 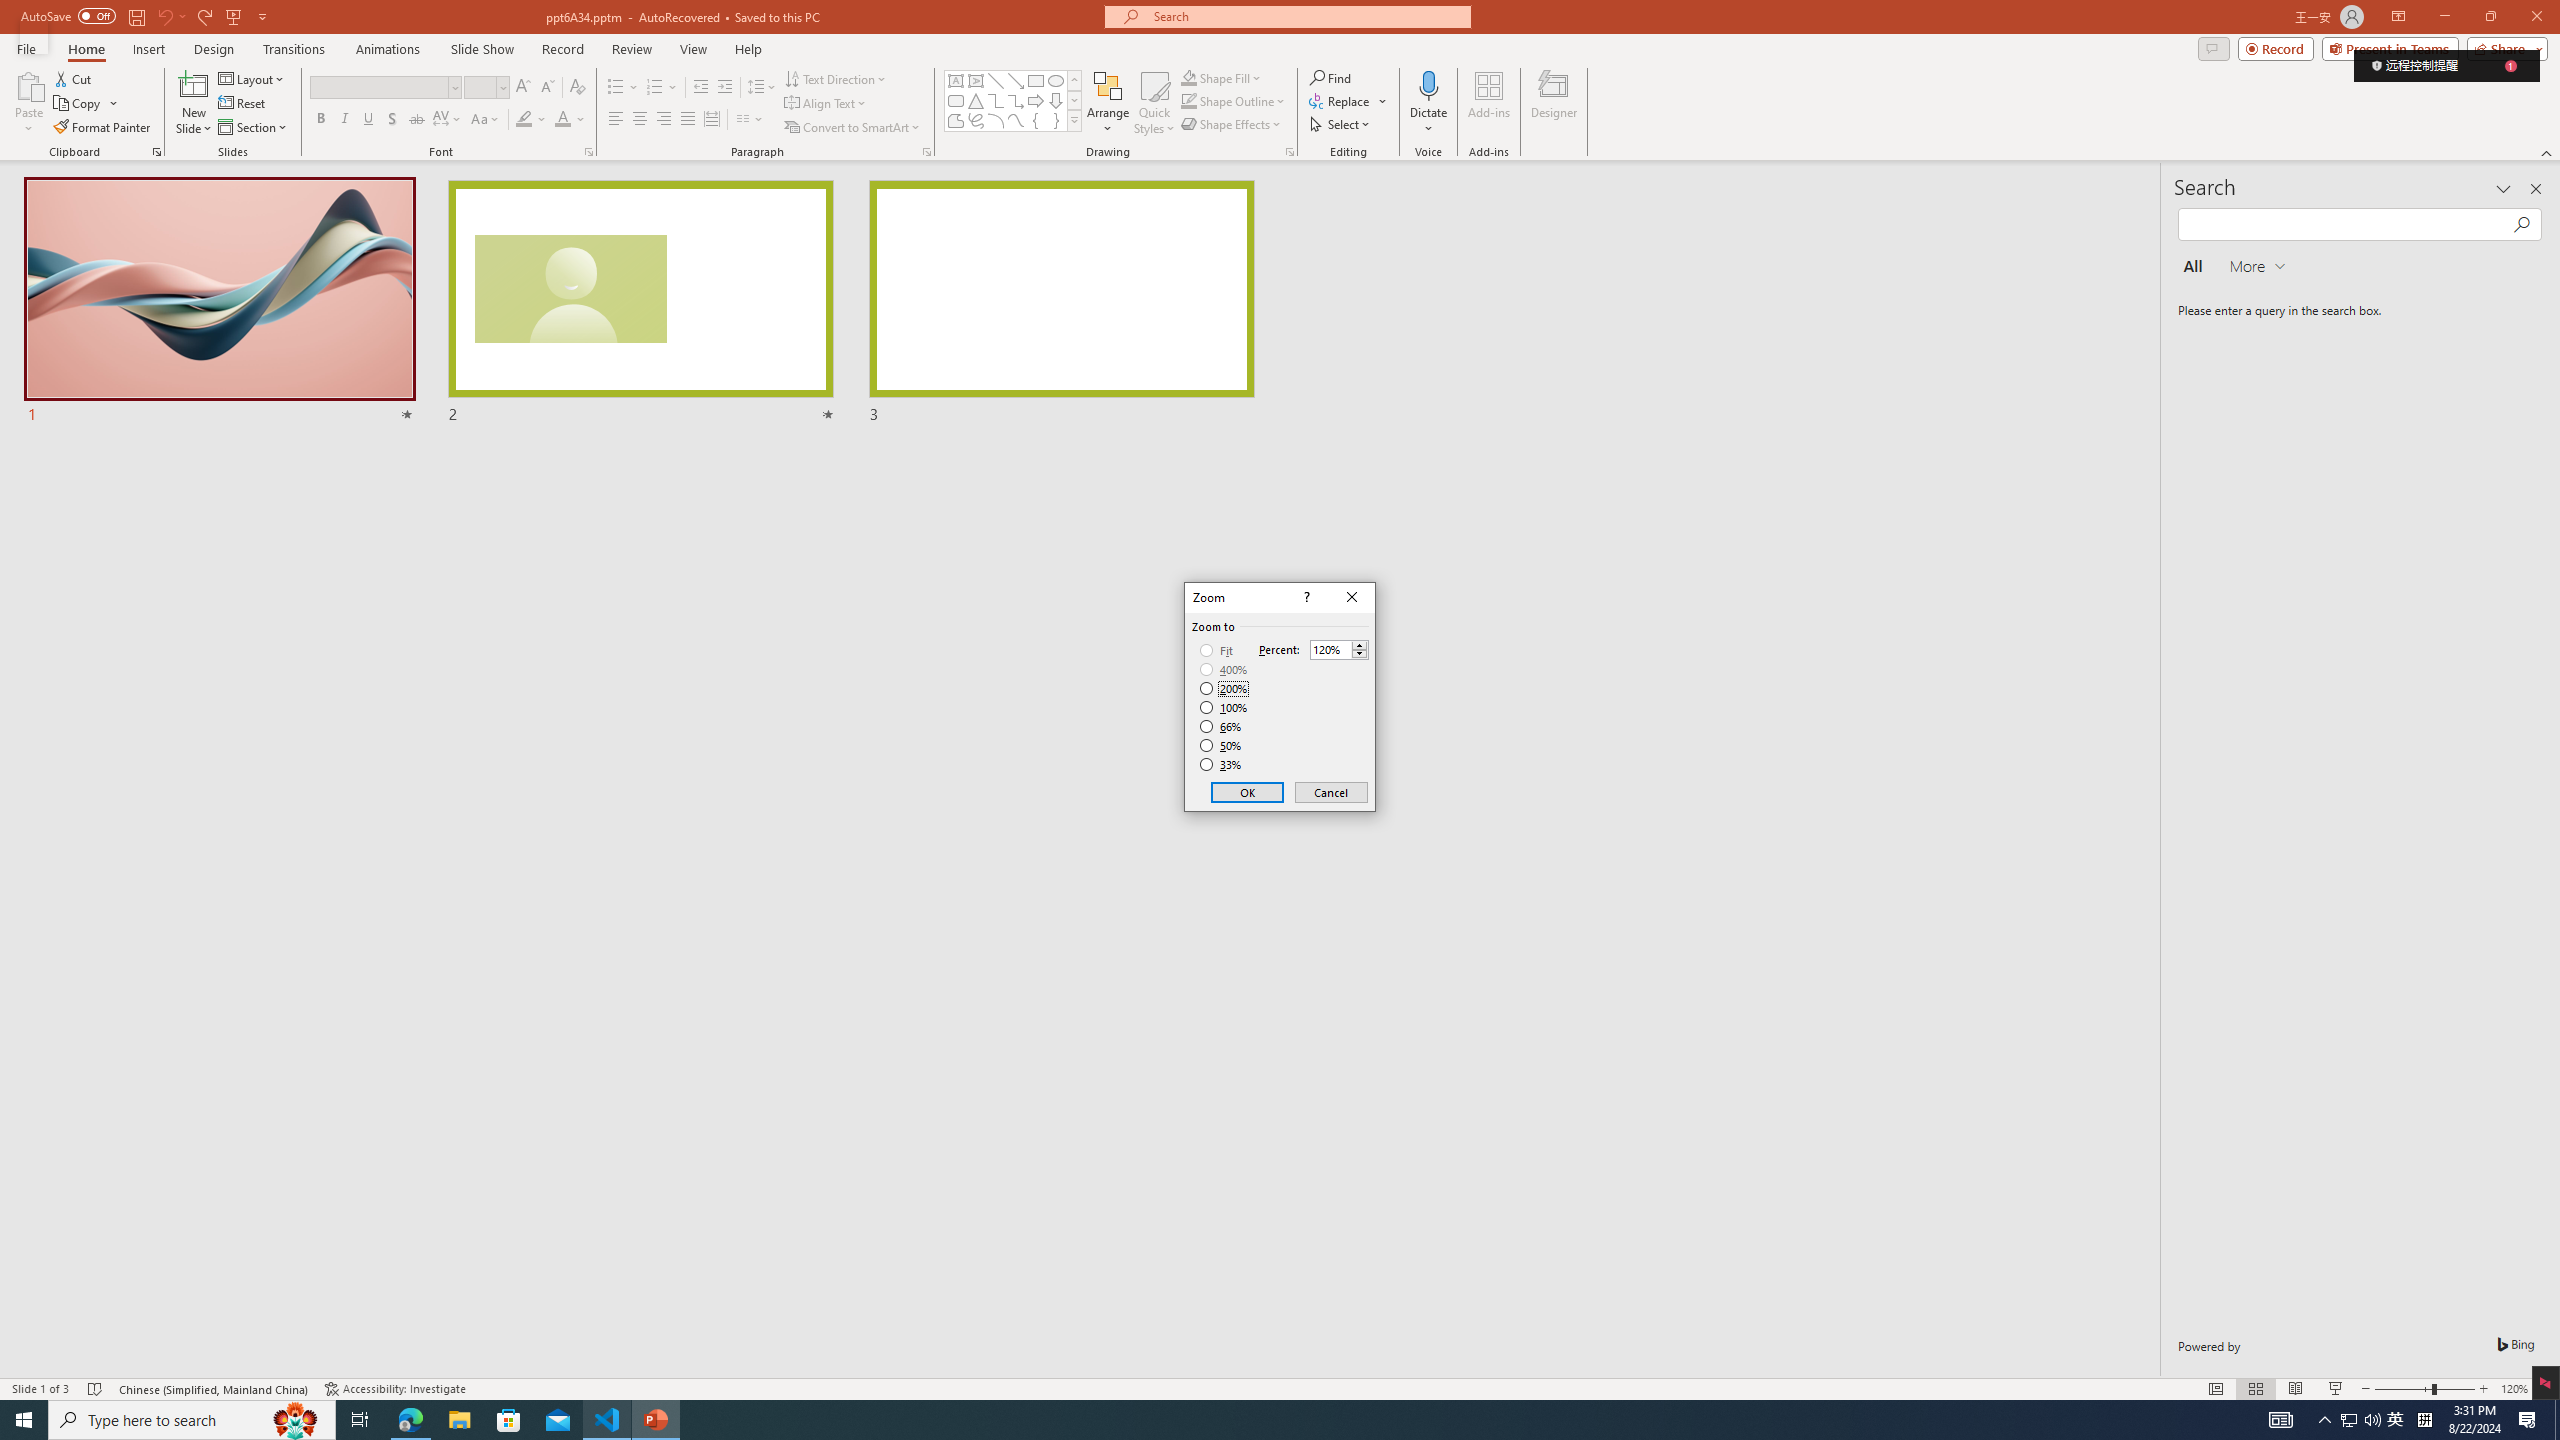 I want to click on 'Format Painter', so click(x=102, y=127).